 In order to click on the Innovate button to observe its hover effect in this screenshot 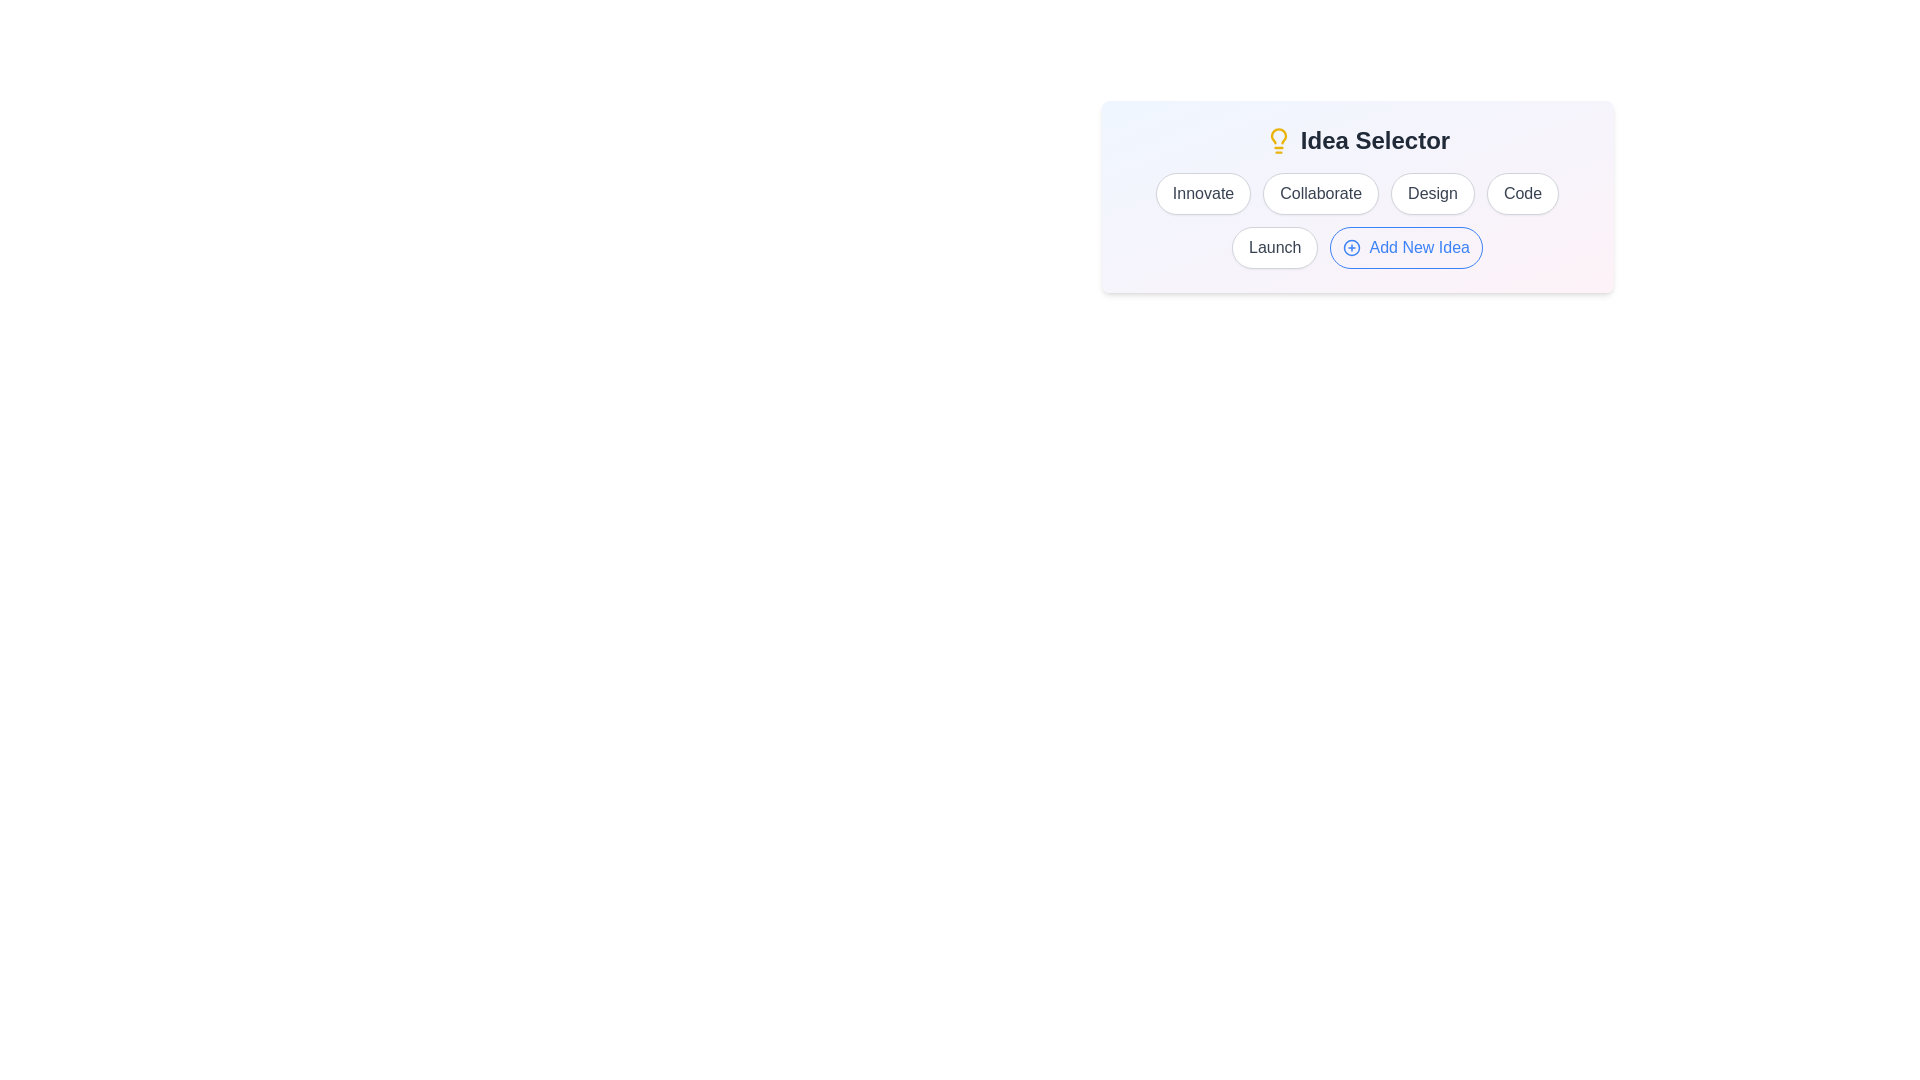, I will do `click(1202, 193)`.